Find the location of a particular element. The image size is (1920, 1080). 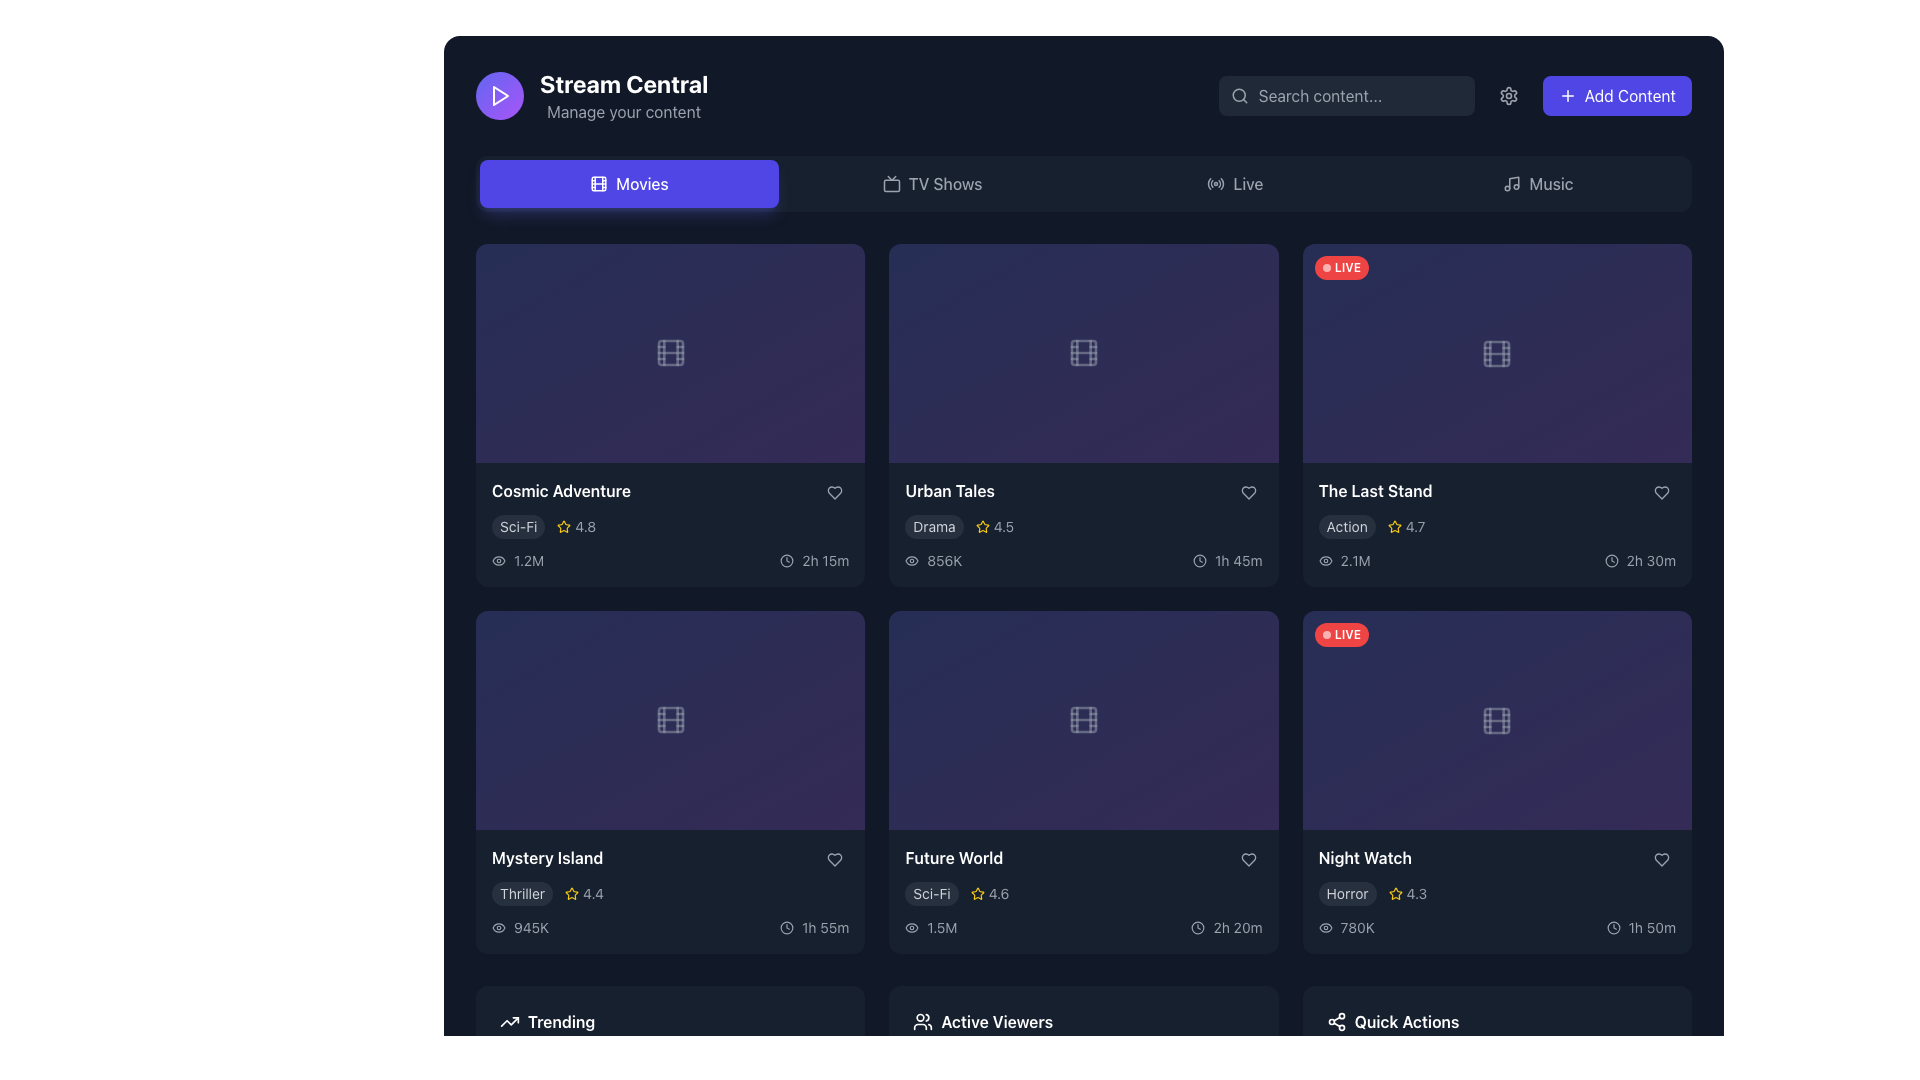

the heart icon representing the favorite action for the movie item card titled 'Urban Tales', located in the bottom-right corner of the second movie card in the first row is located at coordinates (1247, 493).